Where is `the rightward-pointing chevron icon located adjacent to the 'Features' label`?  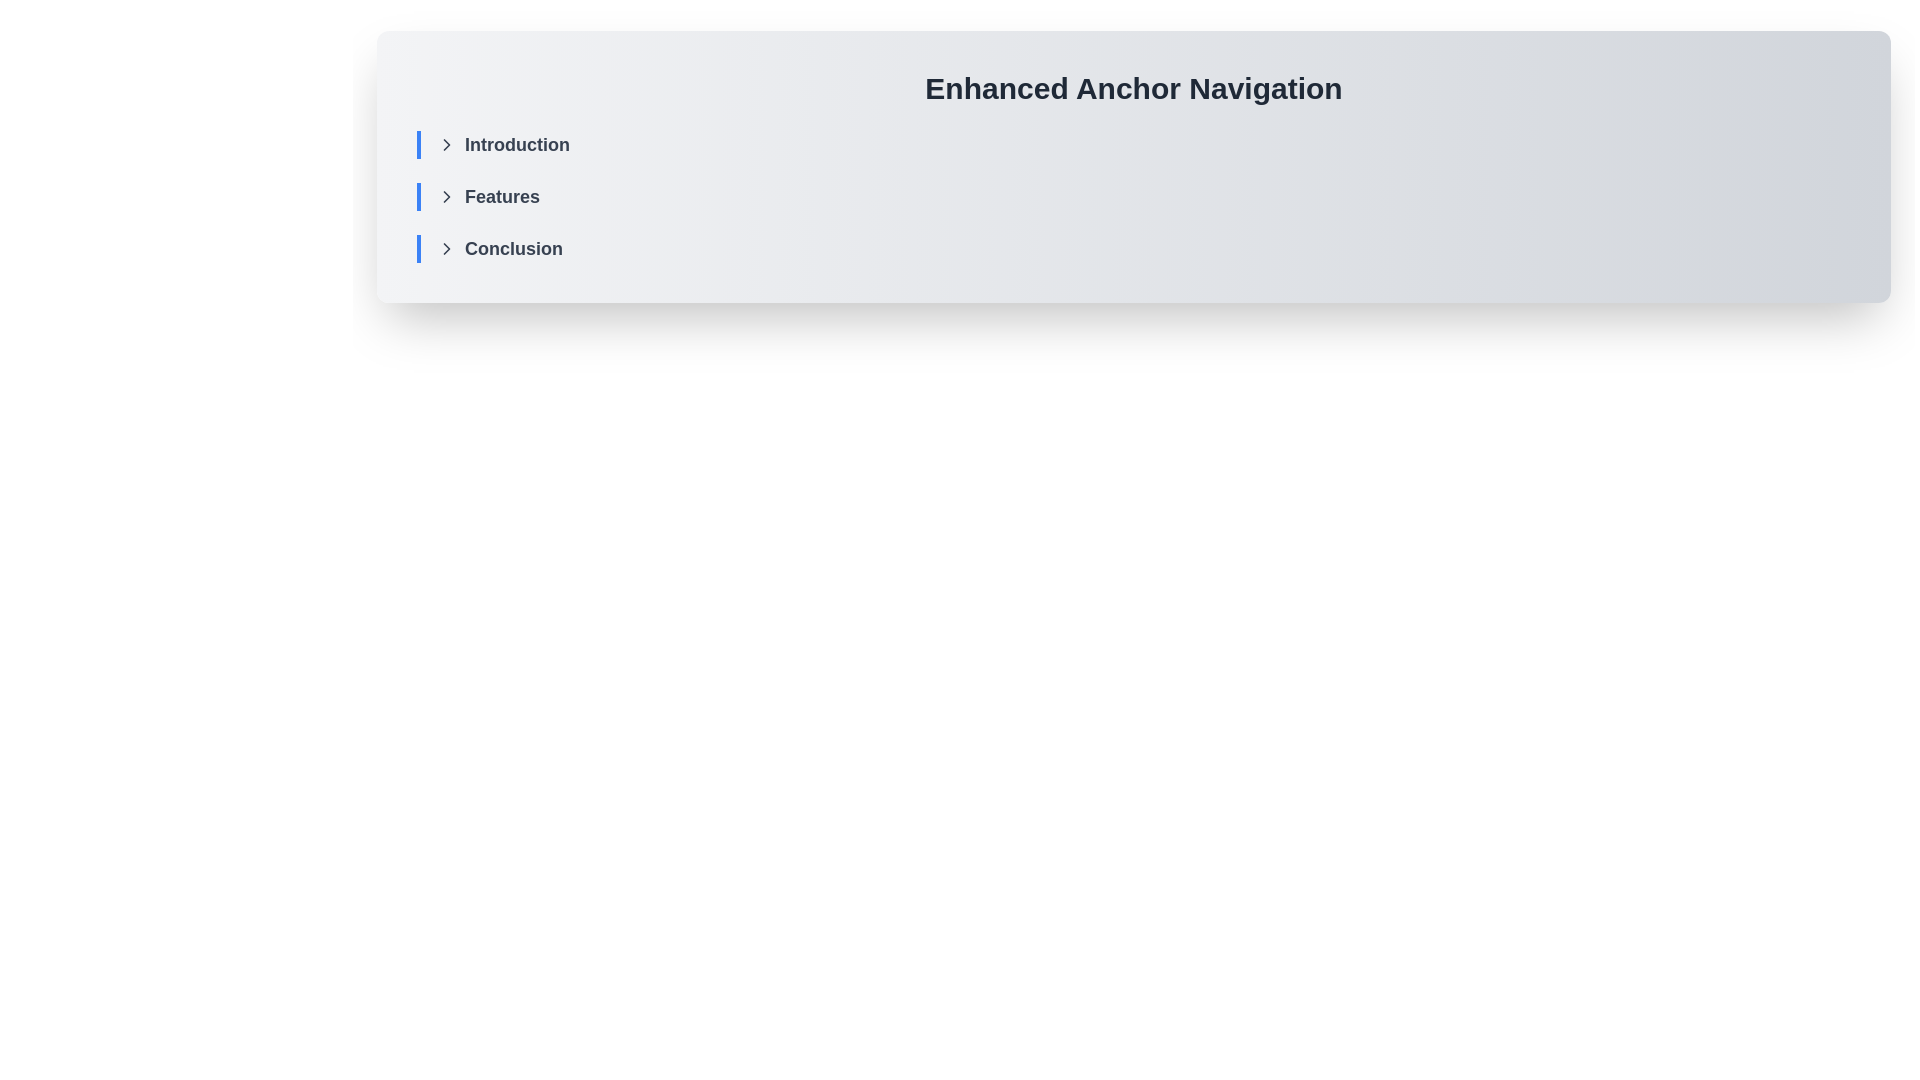
the rightward-pointing chevron icon located adjacent to the 'Features' label is located at coordinates (445, 196).